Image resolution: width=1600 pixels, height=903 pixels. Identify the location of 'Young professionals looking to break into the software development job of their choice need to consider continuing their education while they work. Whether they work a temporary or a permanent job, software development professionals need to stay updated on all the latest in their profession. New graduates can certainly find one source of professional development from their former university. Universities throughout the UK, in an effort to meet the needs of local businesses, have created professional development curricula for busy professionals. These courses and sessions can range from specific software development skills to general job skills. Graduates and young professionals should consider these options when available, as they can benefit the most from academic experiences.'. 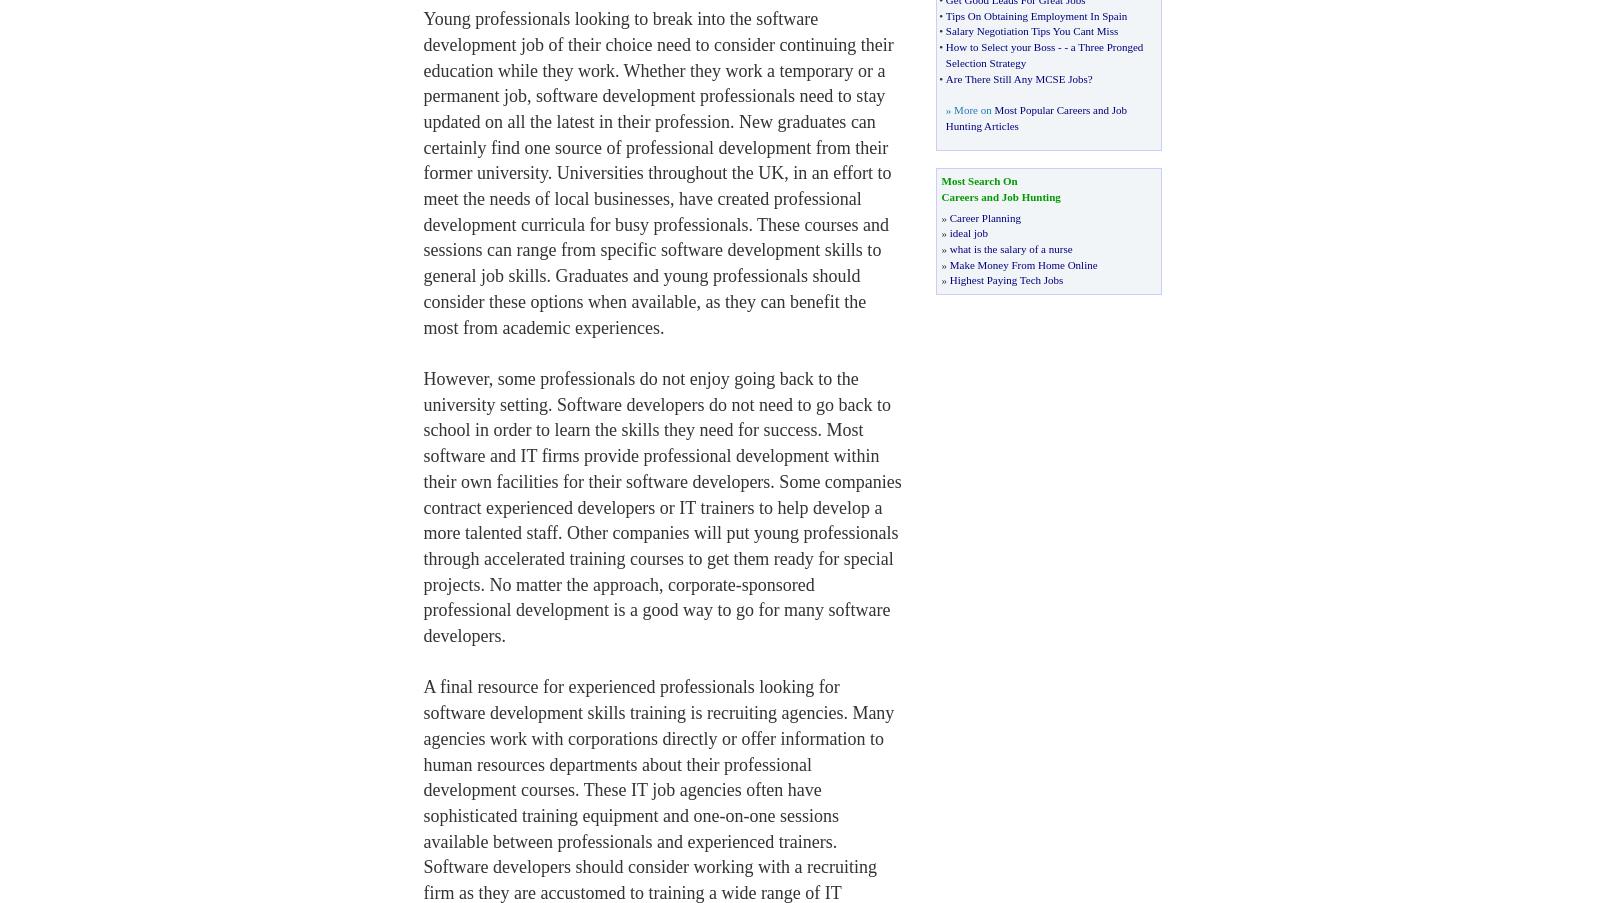
(658, 172).